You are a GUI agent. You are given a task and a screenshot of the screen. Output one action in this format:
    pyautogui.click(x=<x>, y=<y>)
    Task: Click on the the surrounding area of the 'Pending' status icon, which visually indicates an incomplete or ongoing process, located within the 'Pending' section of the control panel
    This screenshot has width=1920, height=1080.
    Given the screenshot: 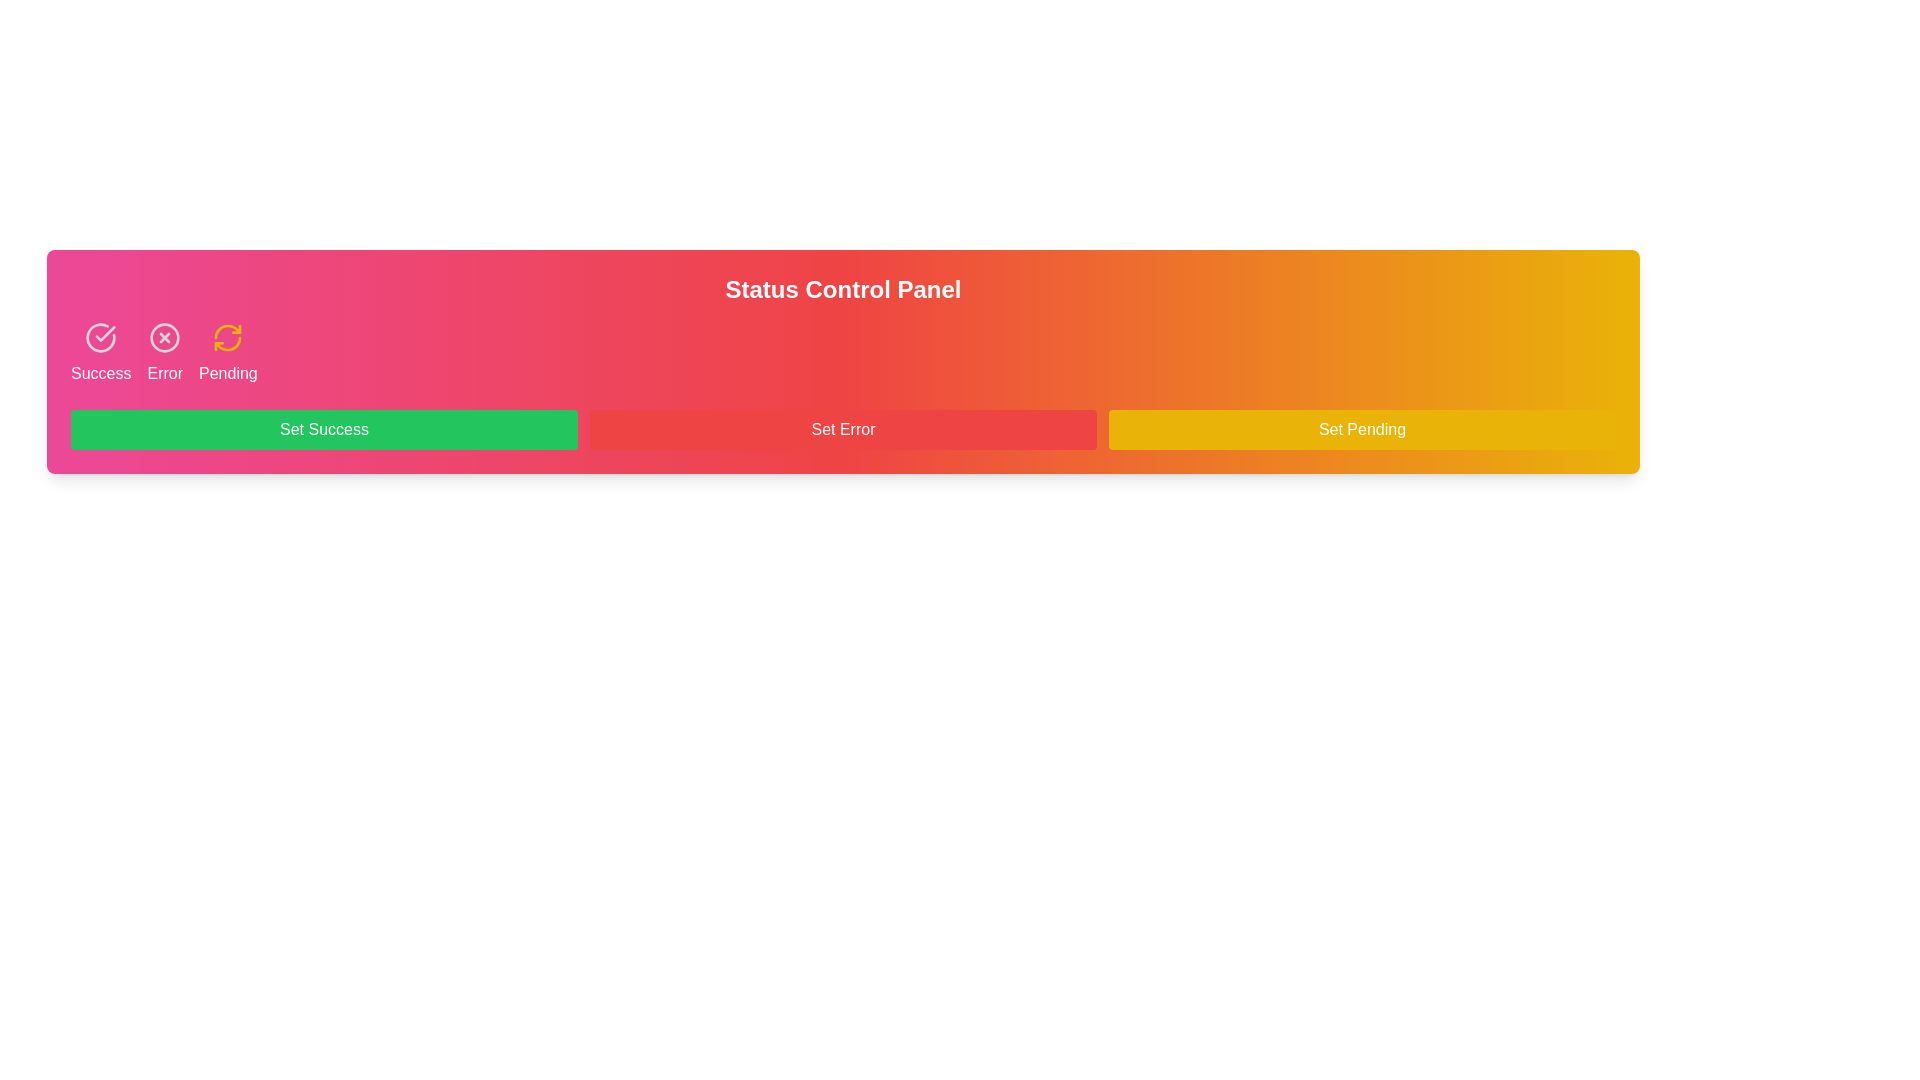 What is the action you would take?
    pyautogui.click(x=228, y=342)
    